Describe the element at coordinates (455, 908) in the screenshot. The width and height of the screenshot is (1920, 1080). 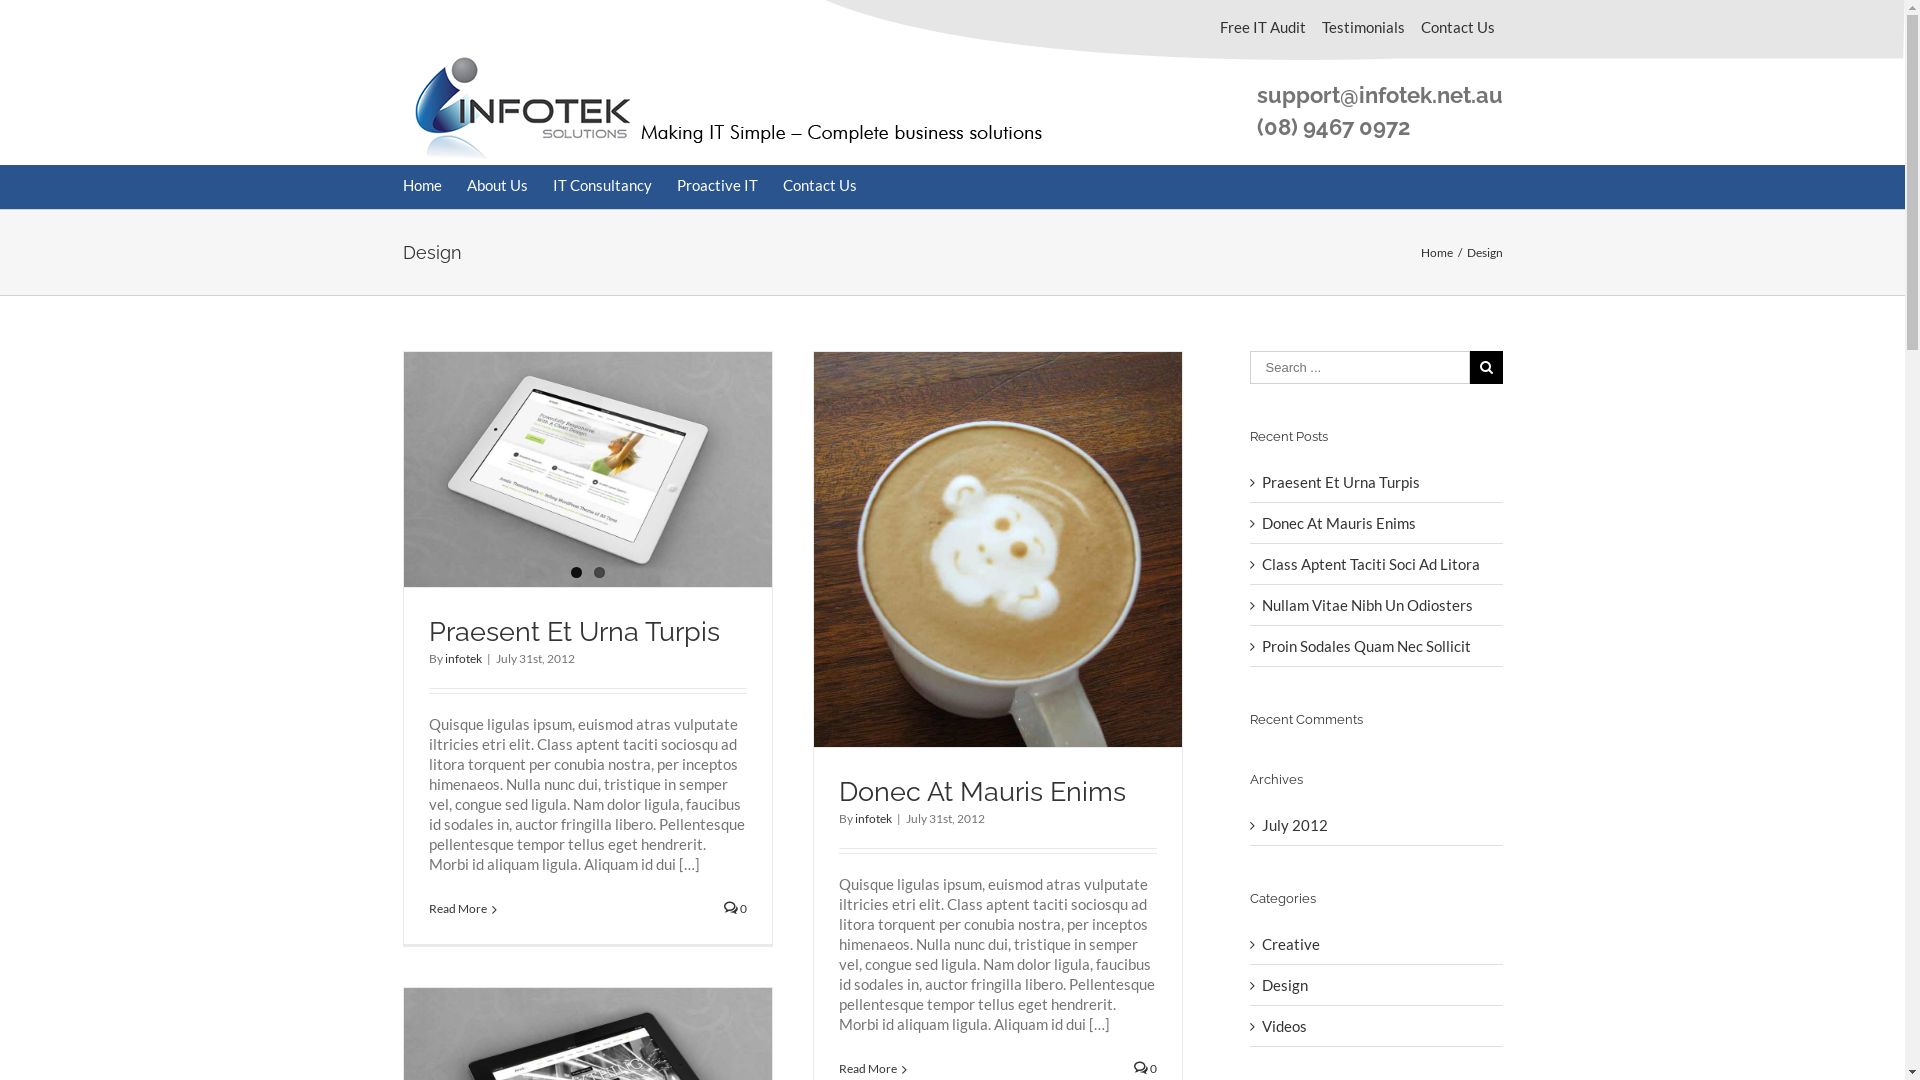
I see `'Read More'` at that location.